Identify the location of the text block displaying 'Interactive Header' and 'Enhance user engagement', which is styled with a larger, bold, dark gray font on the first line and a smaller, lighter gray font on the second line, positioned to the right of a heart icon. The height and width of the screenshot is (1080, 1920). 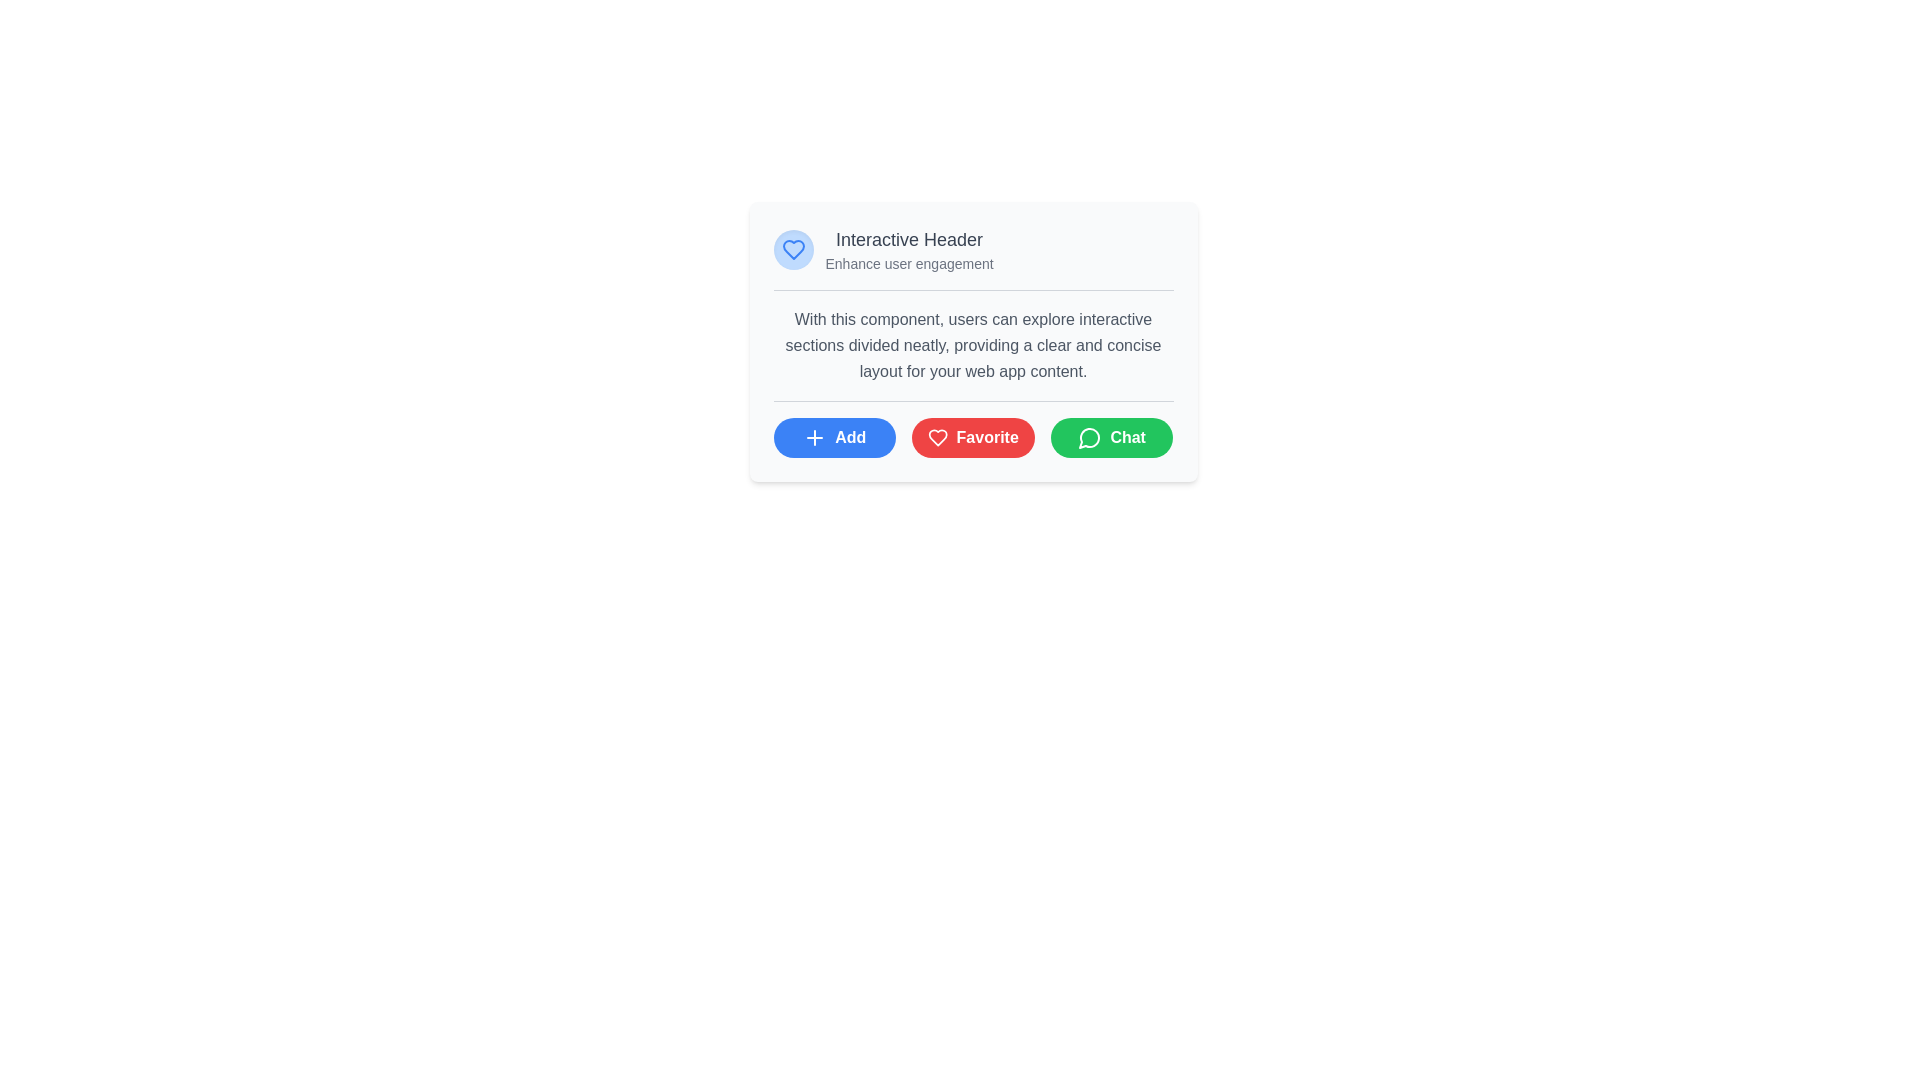
(908, 249).